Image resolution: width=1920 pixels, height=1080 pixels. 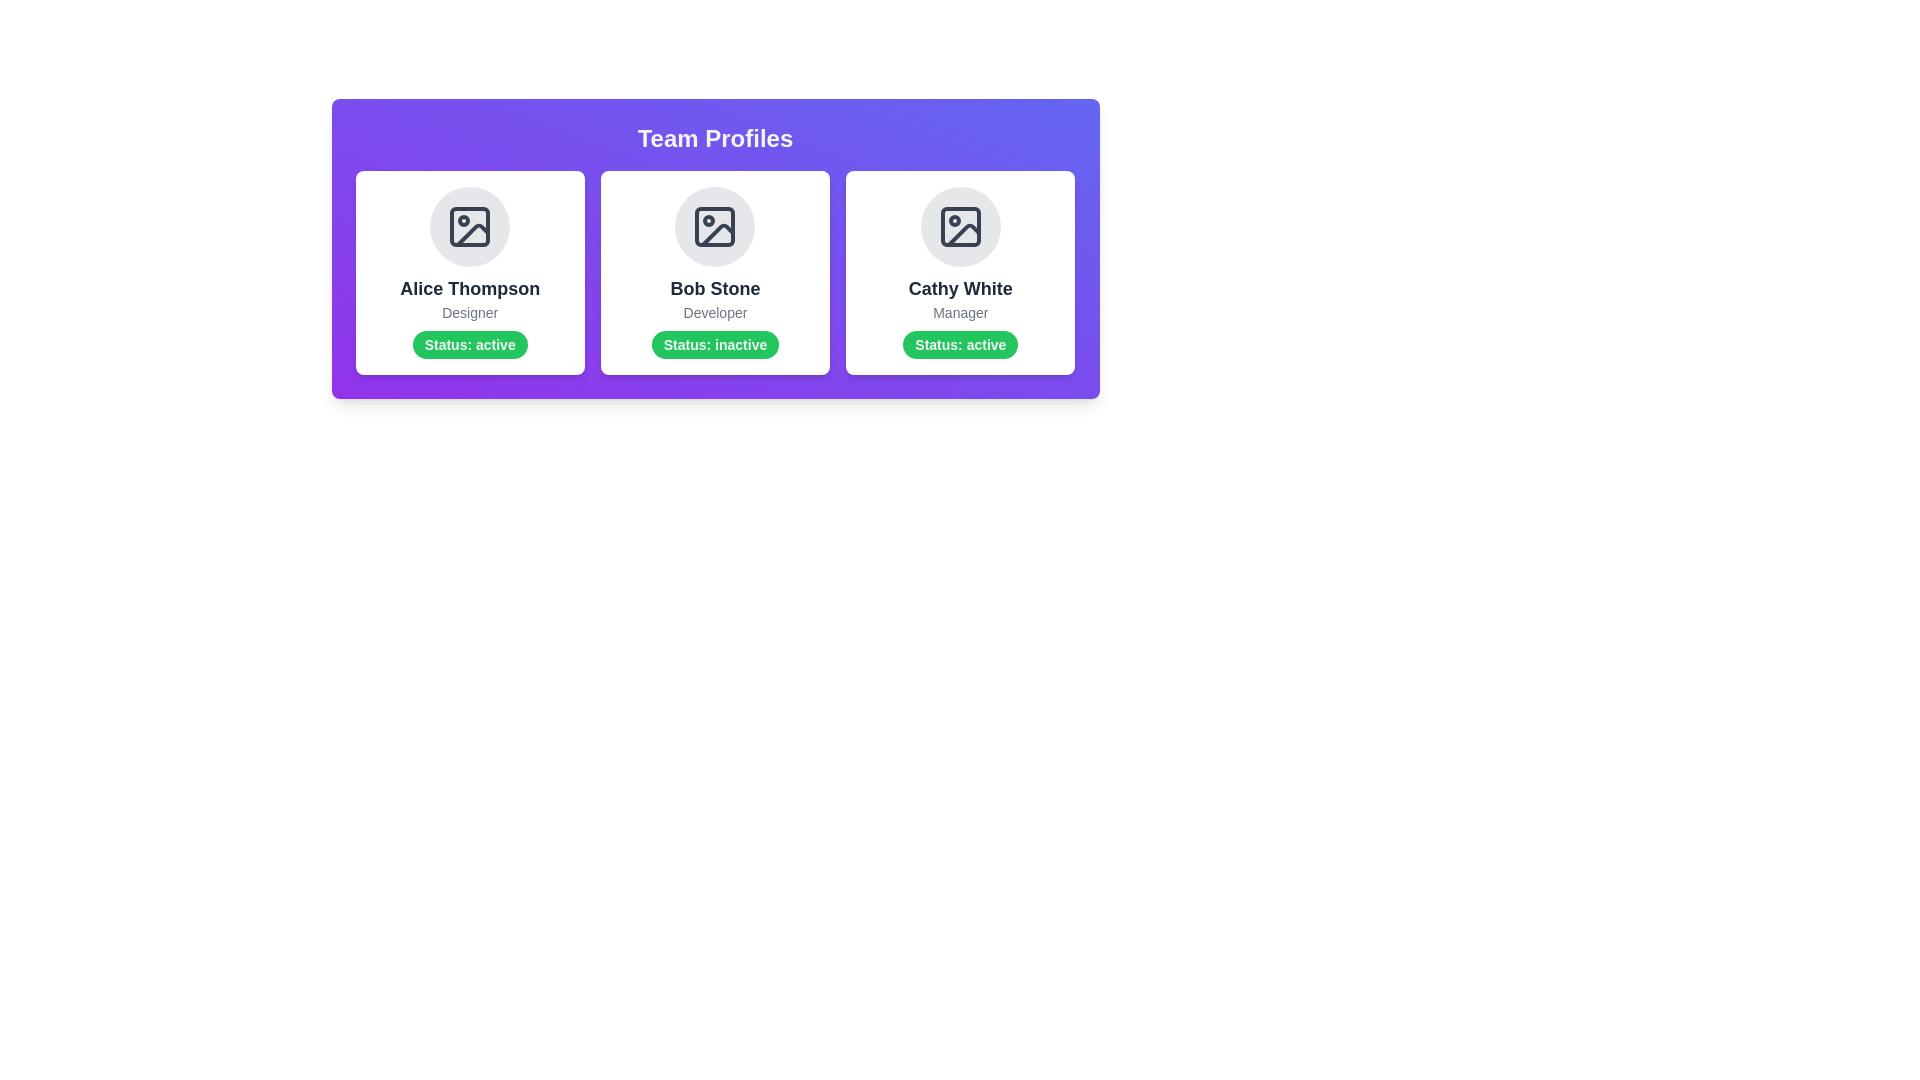 I want to click on Image placeholder icon located in the second avatar slot of the 'Team Profiles' section, which is centered above the name 'Bob Stone', so click(x=715, y=226).